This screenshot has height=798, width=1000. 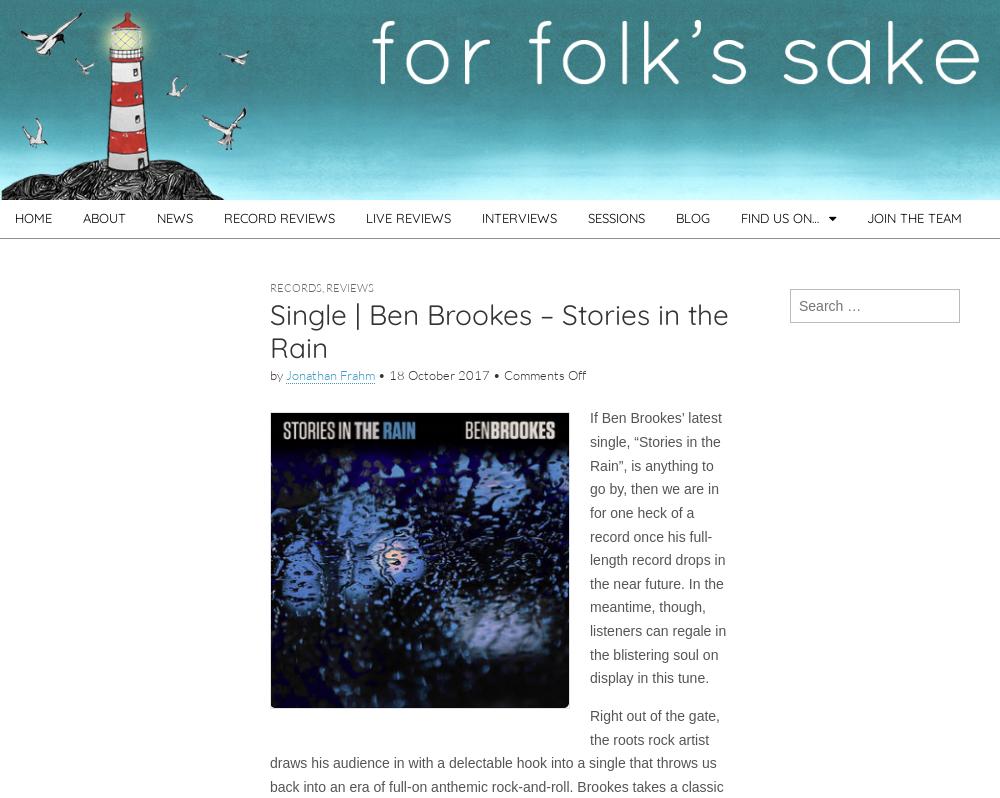 I want to click on ',', so click(x=323, y=285).